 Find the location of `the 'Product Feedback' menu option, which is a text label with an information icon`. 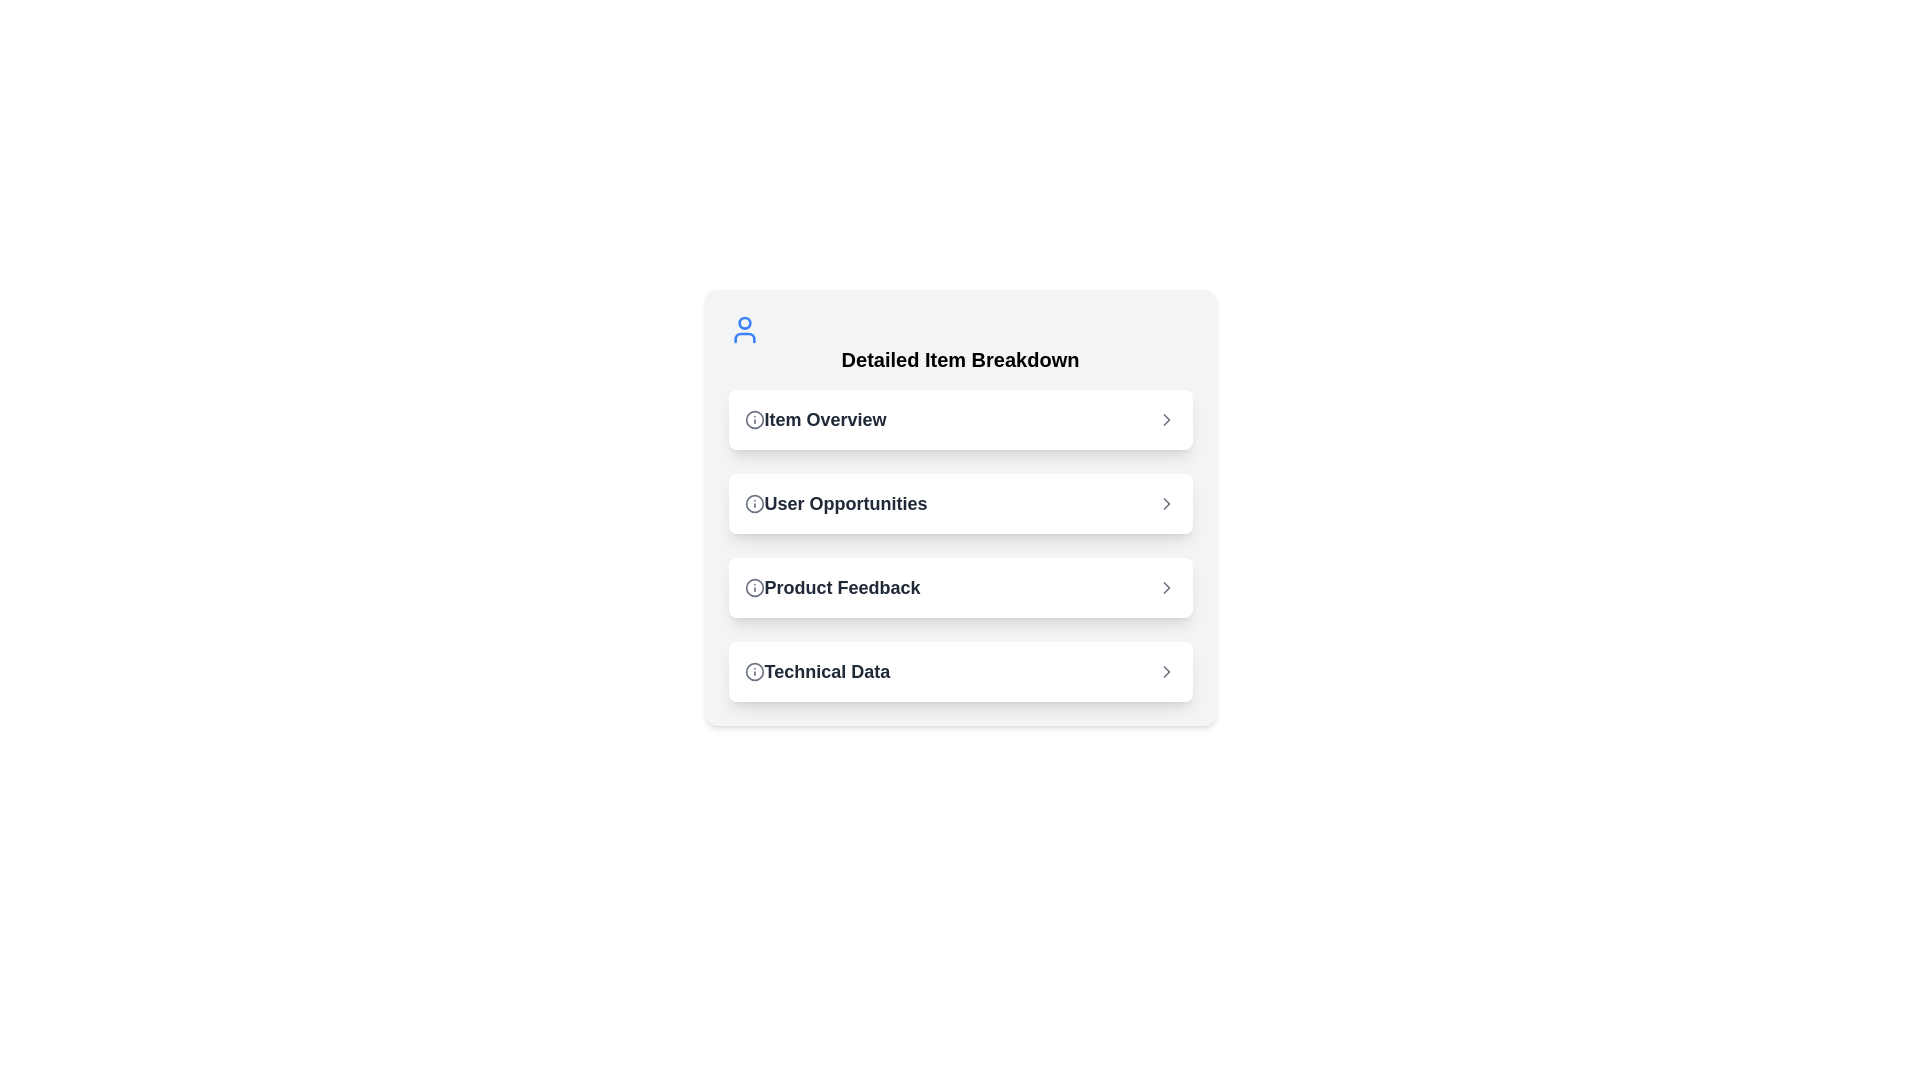

the 'Product Feedback' menu option, which is a text label with an information icon is located at coordinates (832, 586).